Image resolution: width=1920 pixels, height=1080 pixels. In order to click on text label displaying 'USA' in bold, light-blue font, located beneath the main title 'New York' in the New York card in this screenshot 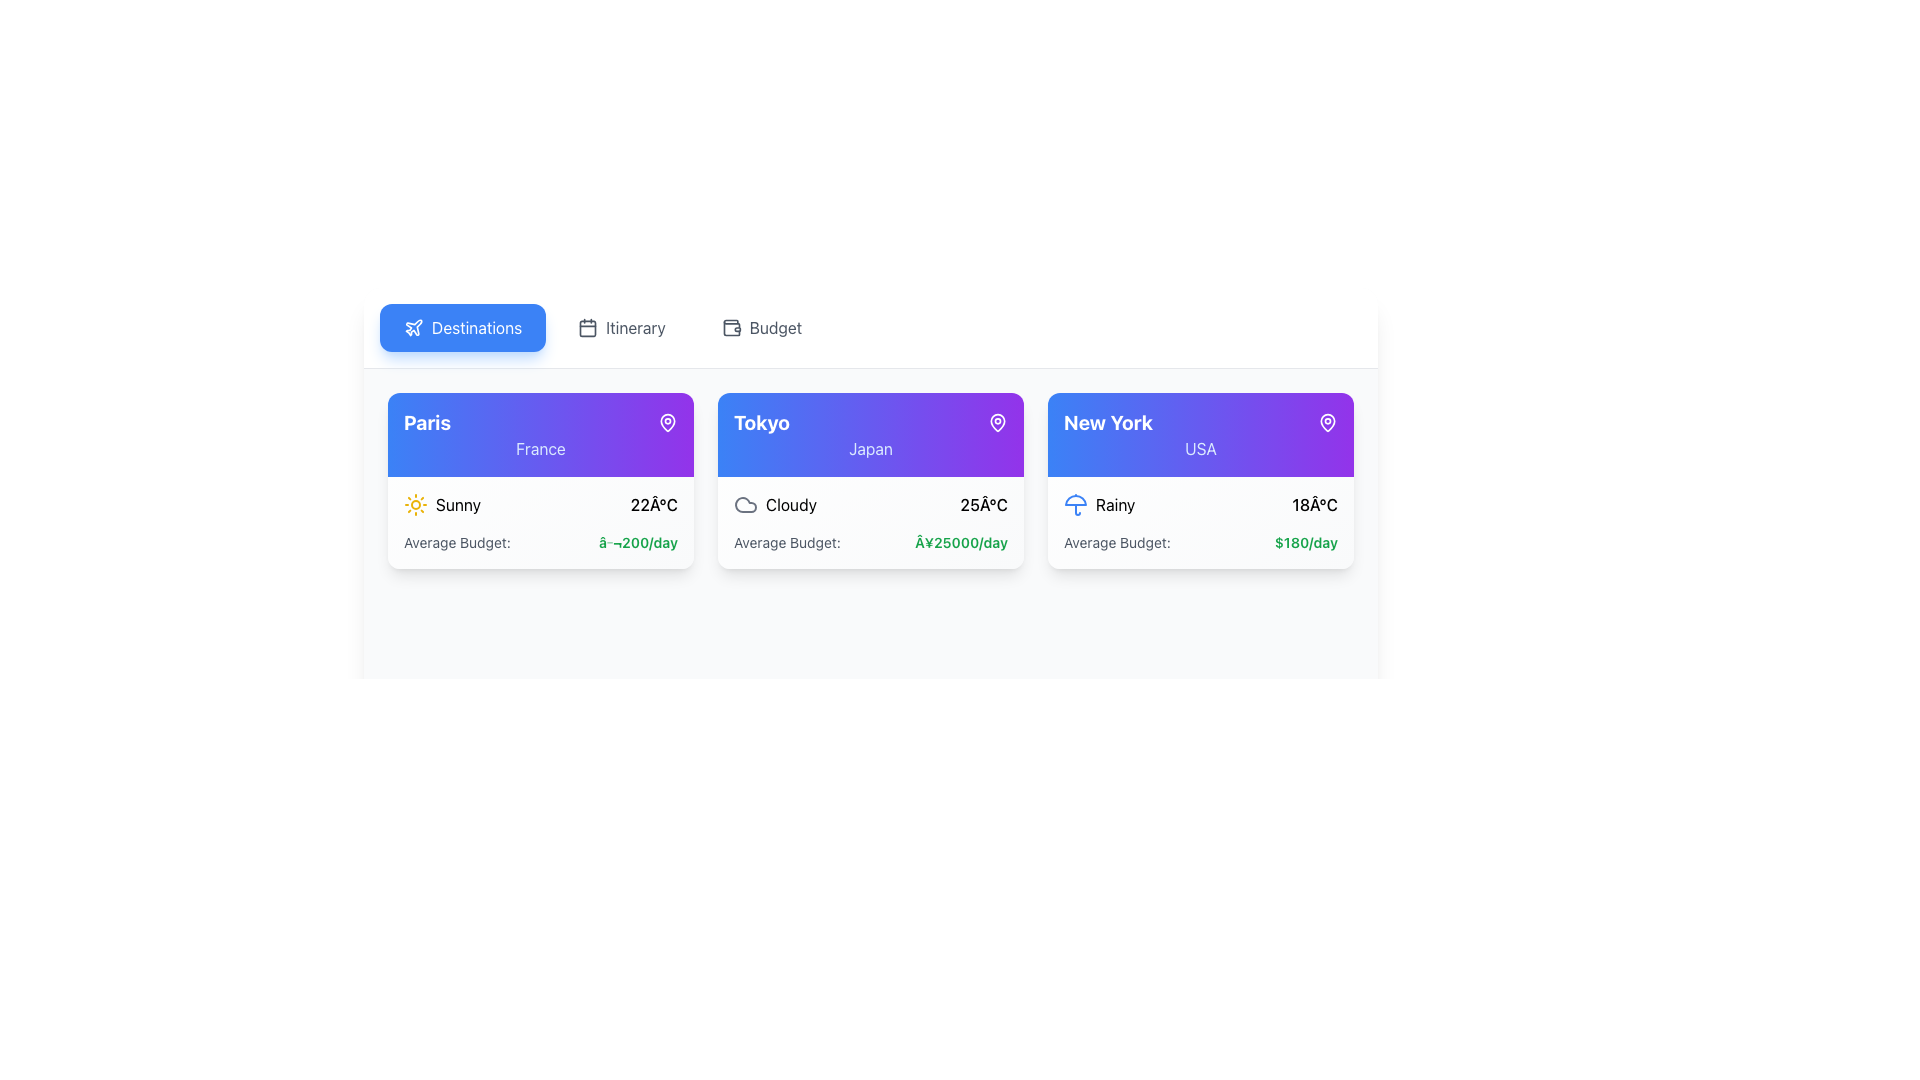, I will do `click(1200, 447)`.